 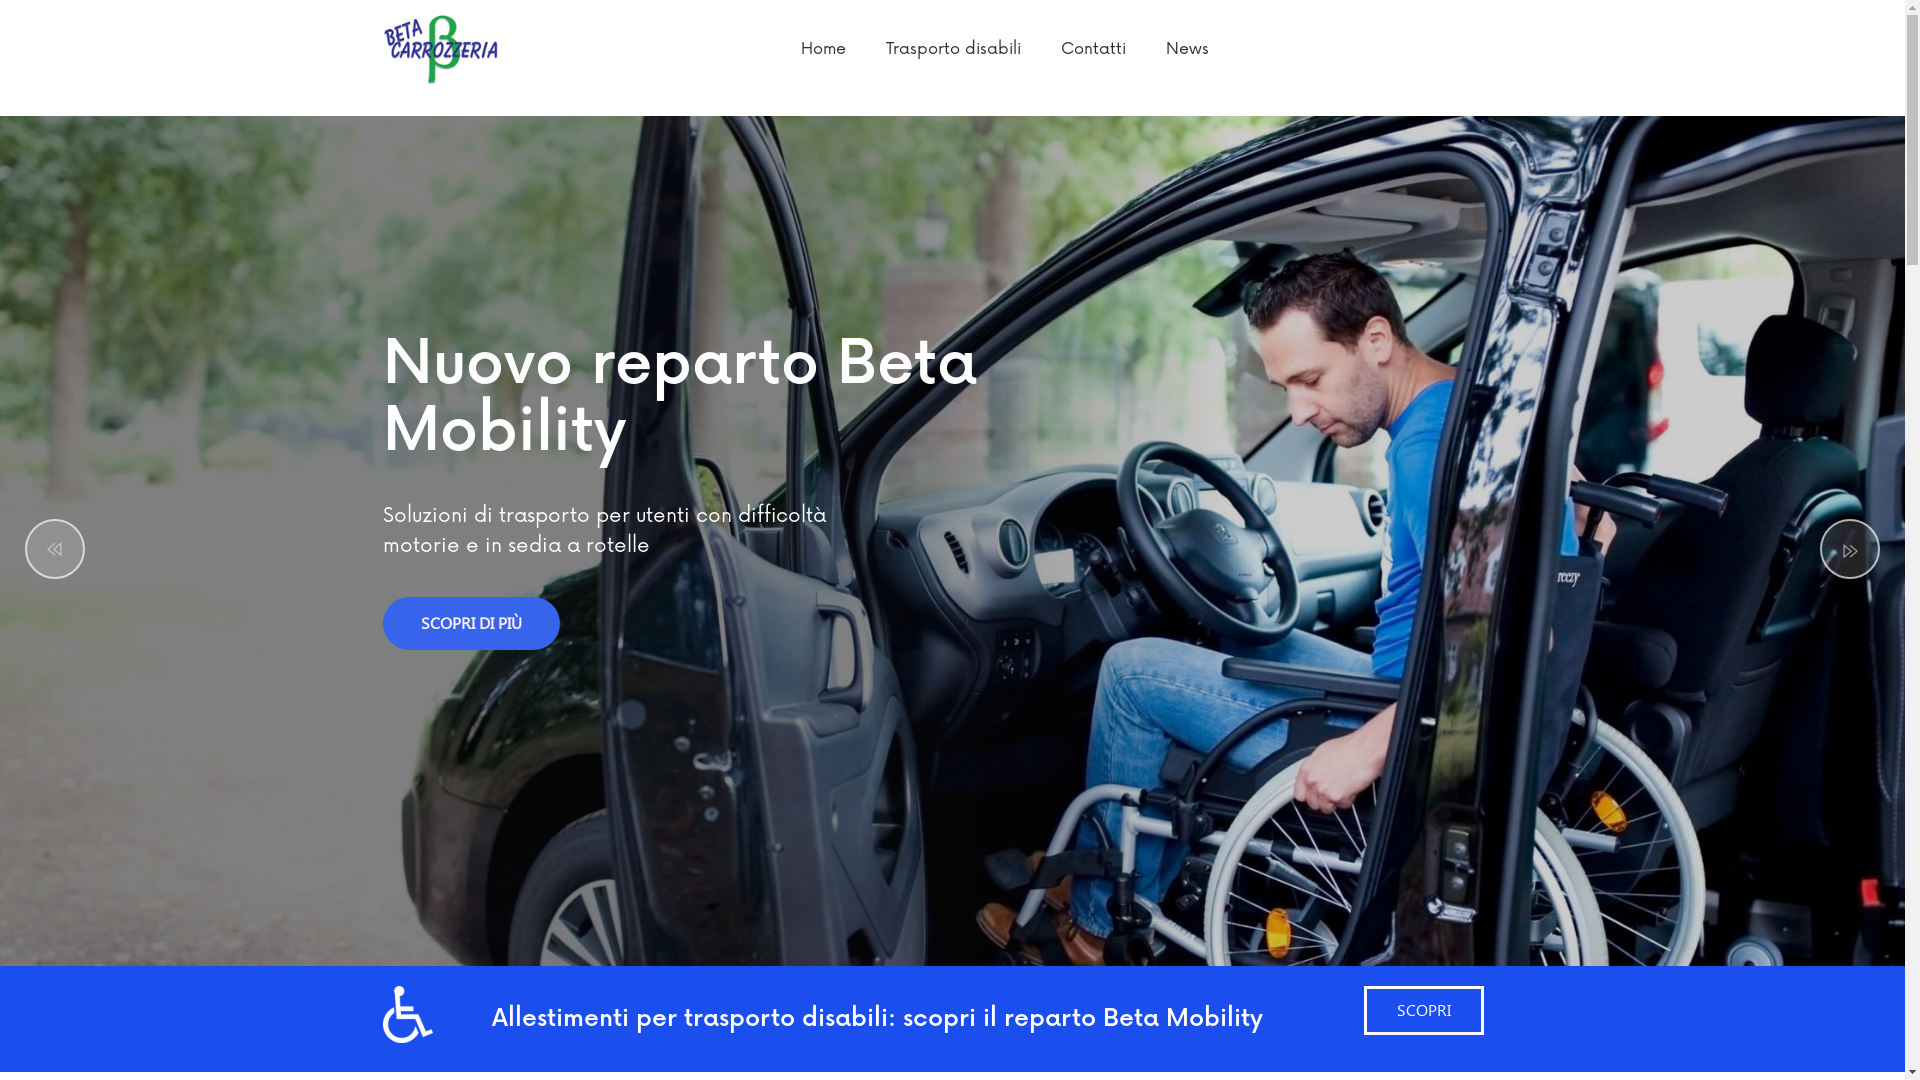 I want to click on 'Home', so click(x=823, y=48).